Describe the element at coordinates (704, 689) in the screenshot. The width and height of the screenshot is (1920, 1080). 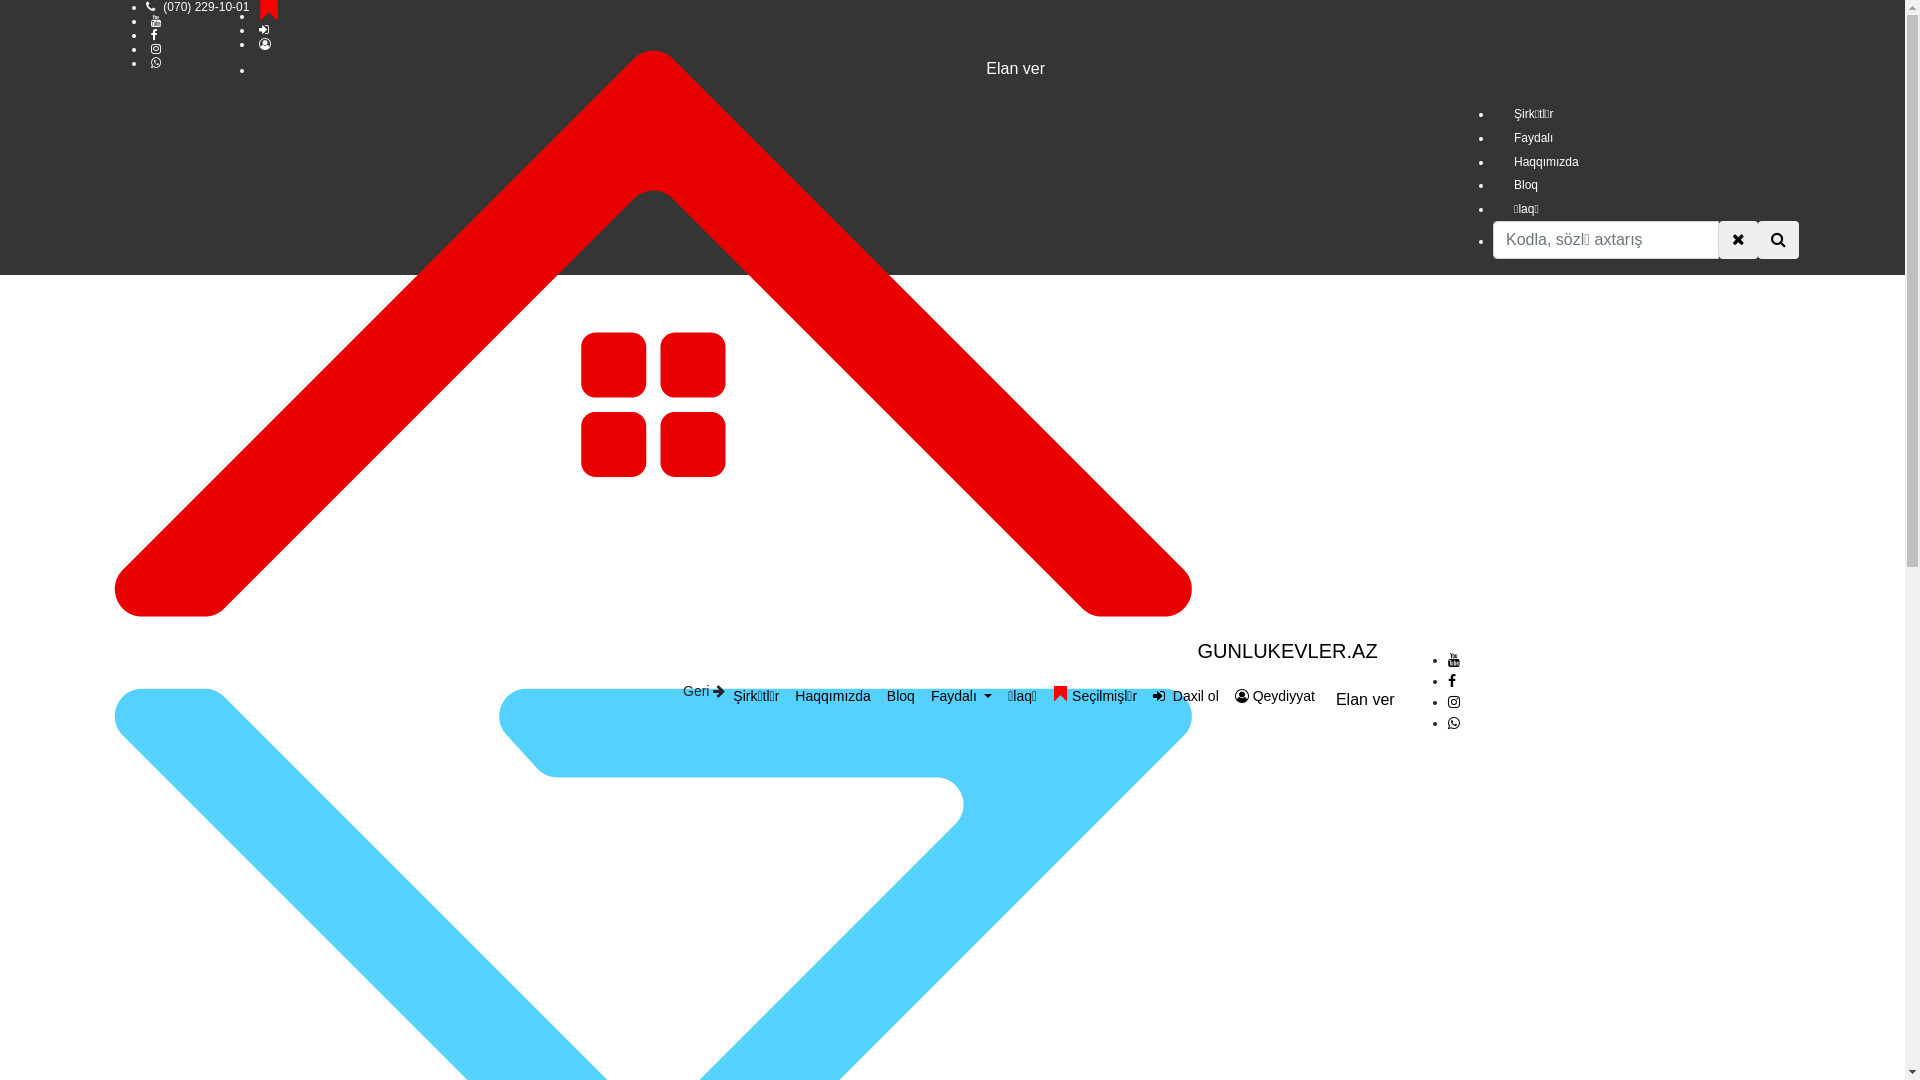
I see `'Geri'` at that location.